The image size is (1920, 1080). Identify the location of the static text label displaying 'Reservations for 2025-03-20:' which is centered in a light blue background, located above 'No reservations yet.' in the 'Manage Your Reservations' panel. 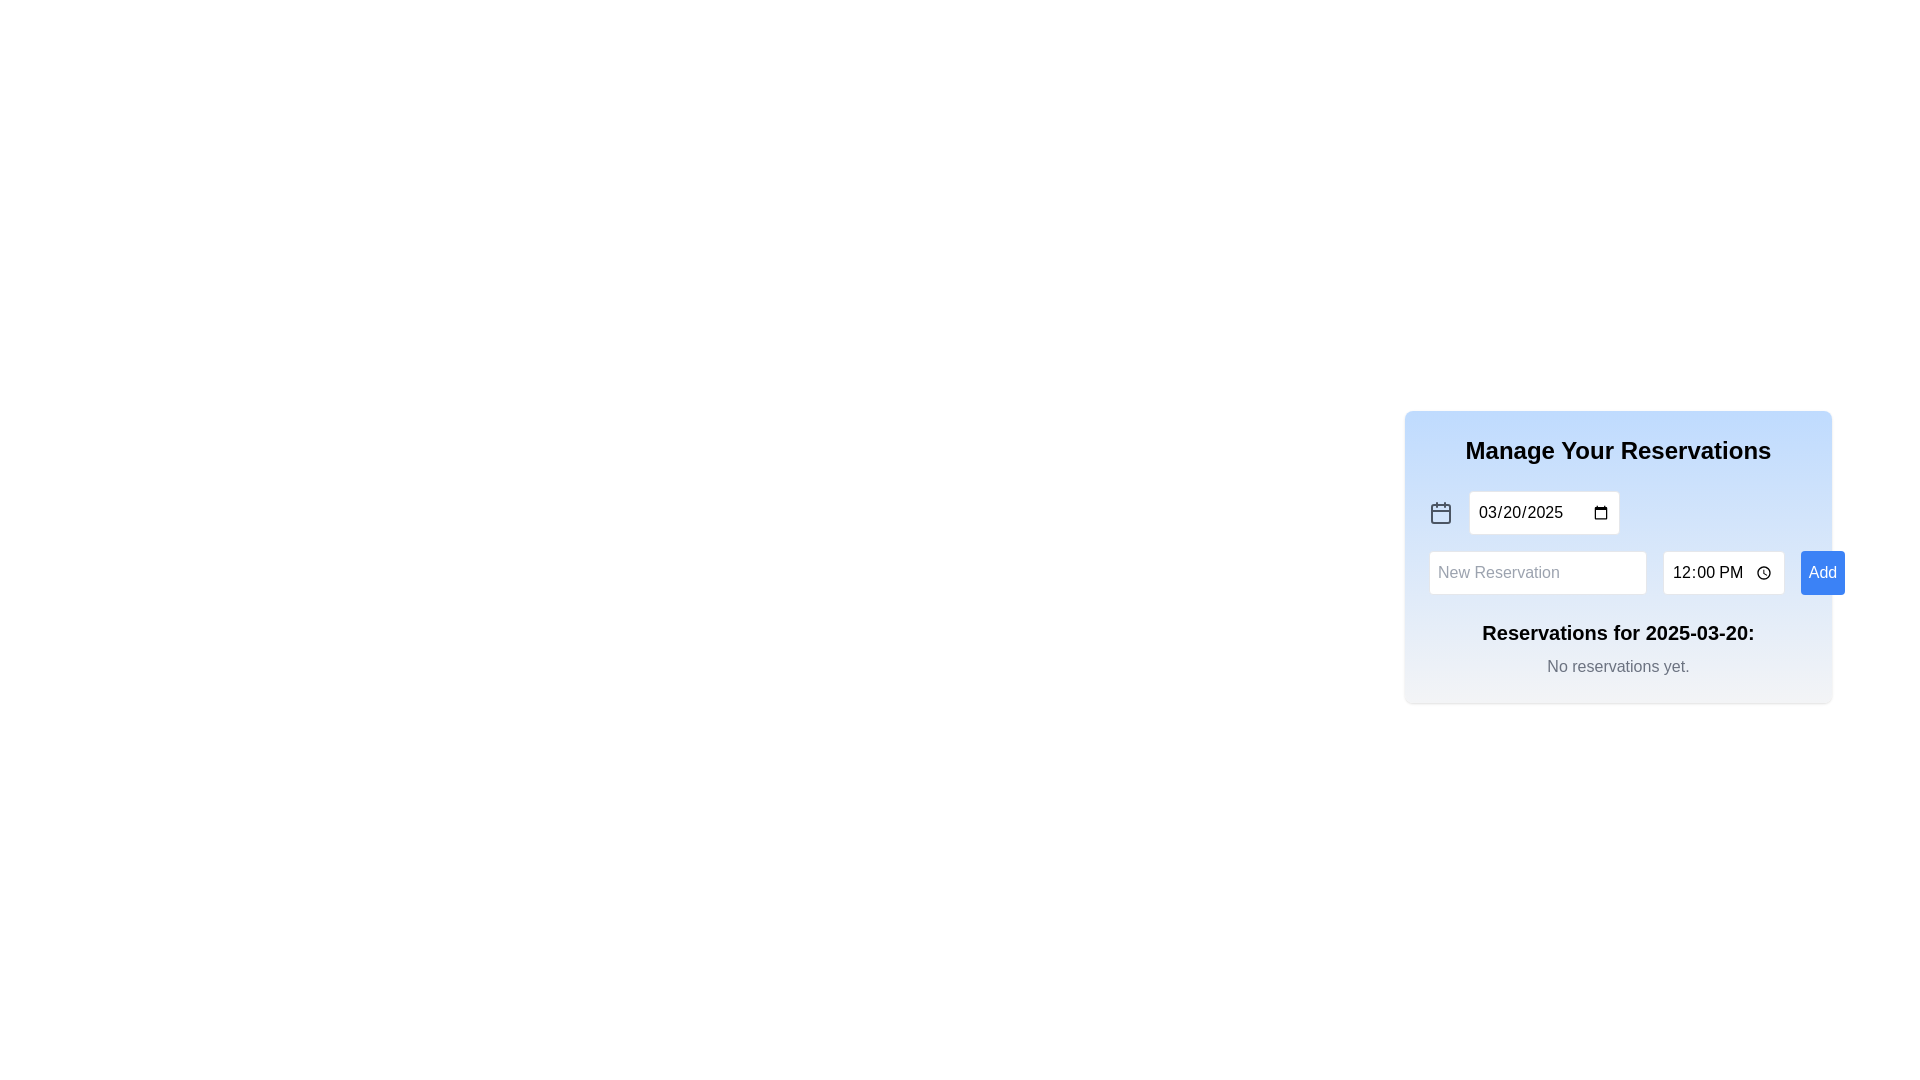
(1618, 632).